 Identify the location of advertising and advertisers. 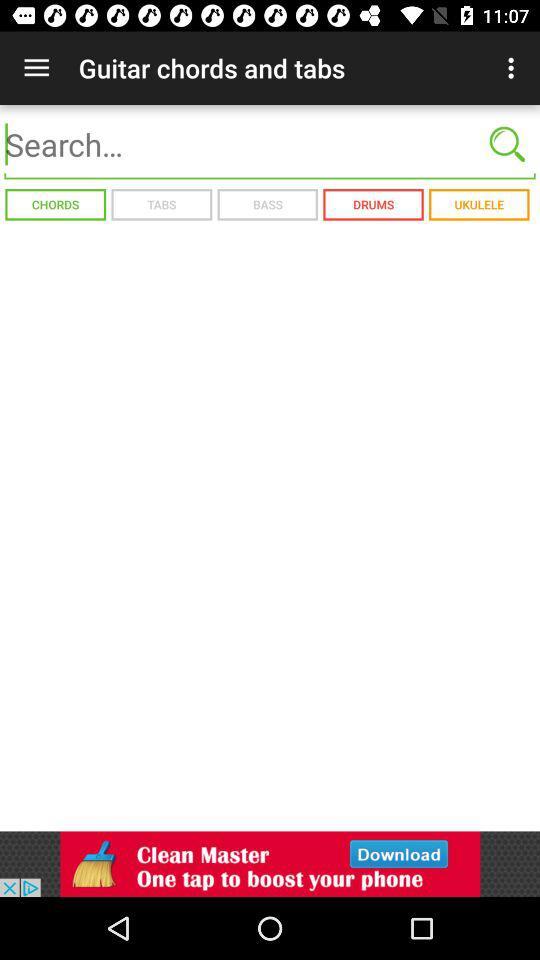
(270, 863).